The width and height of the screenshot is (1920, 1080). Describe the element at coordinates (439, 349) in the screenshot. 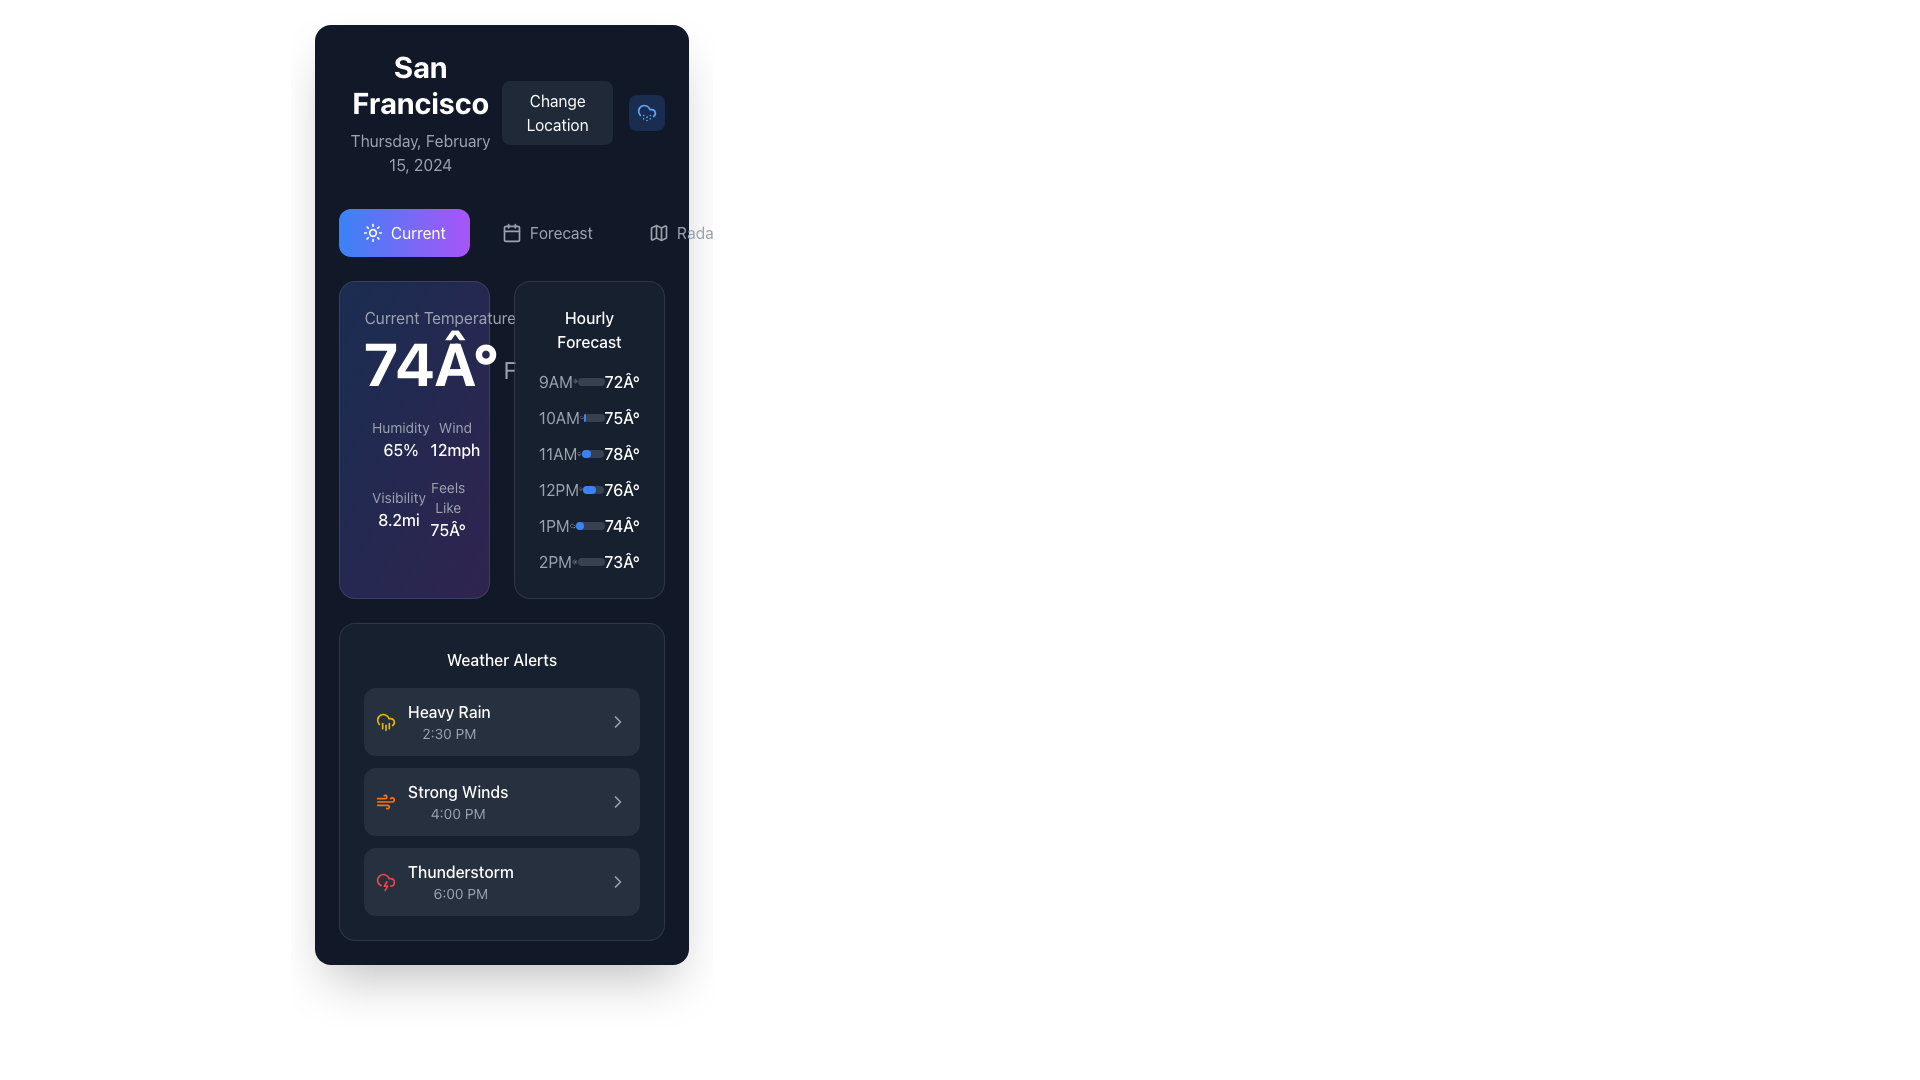

I see `temperature value displayed in the text element located centrally within the weather summary card, which shows the current temperature in Fahrenheit` at that location.